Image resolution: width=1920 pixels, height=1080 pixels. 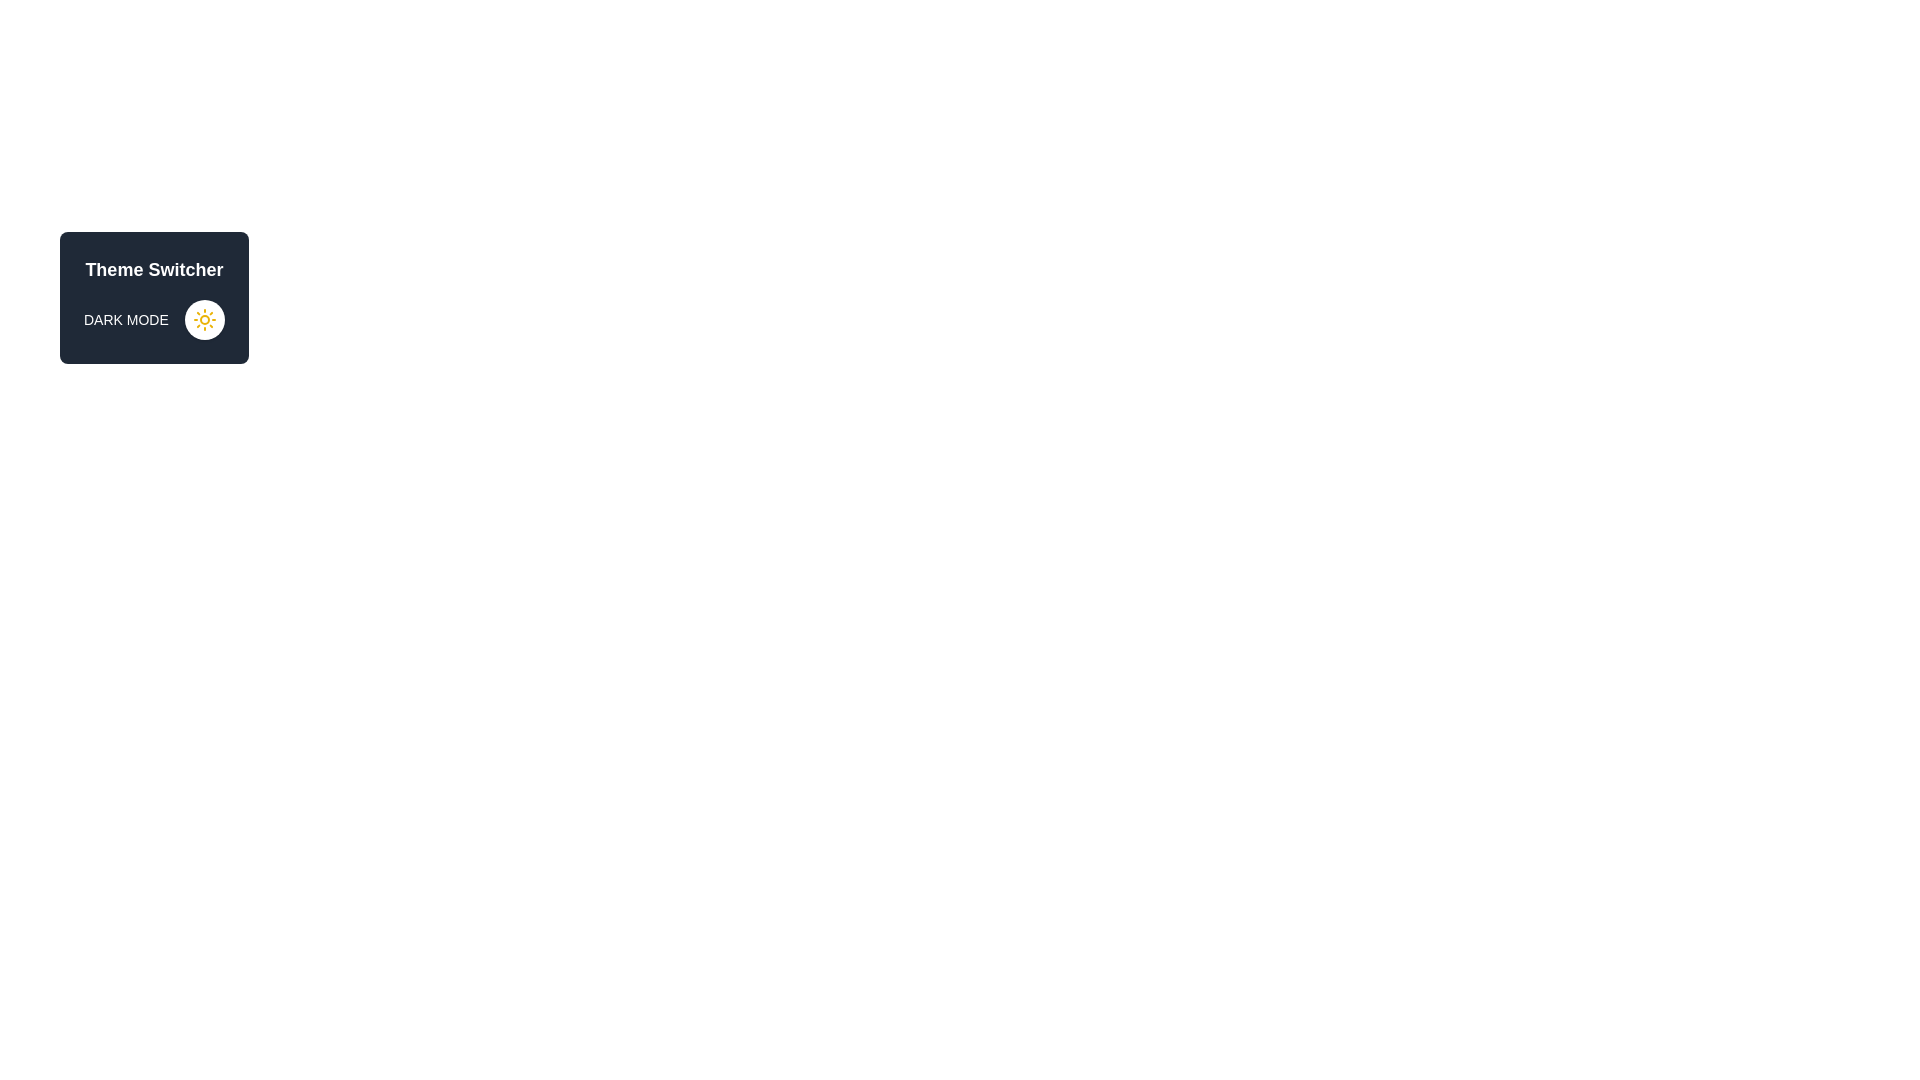 I want to click on the toggle switch labeled 'Dark Mode' to switch themes, located below the 'Theme Switcher' text, so click(x=153, y=319).